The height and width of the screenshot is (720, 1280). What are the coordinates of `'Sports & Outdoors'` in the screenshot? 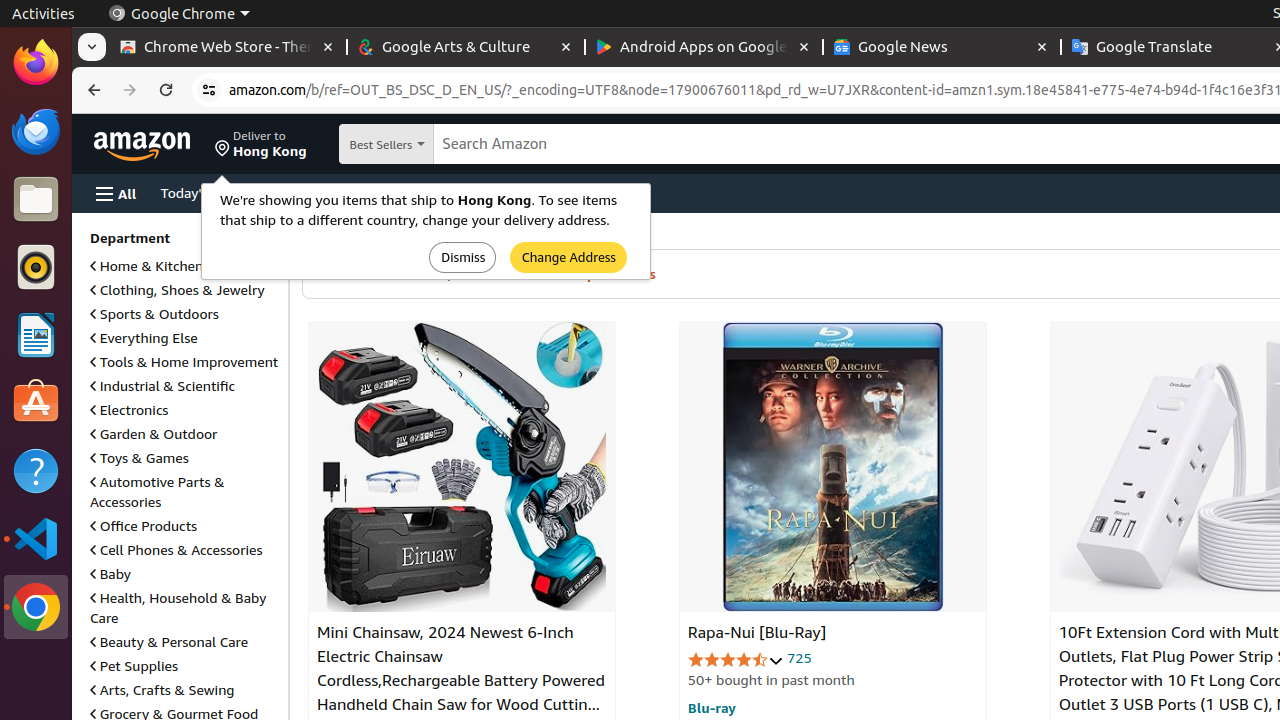 It's located at (153, 313).